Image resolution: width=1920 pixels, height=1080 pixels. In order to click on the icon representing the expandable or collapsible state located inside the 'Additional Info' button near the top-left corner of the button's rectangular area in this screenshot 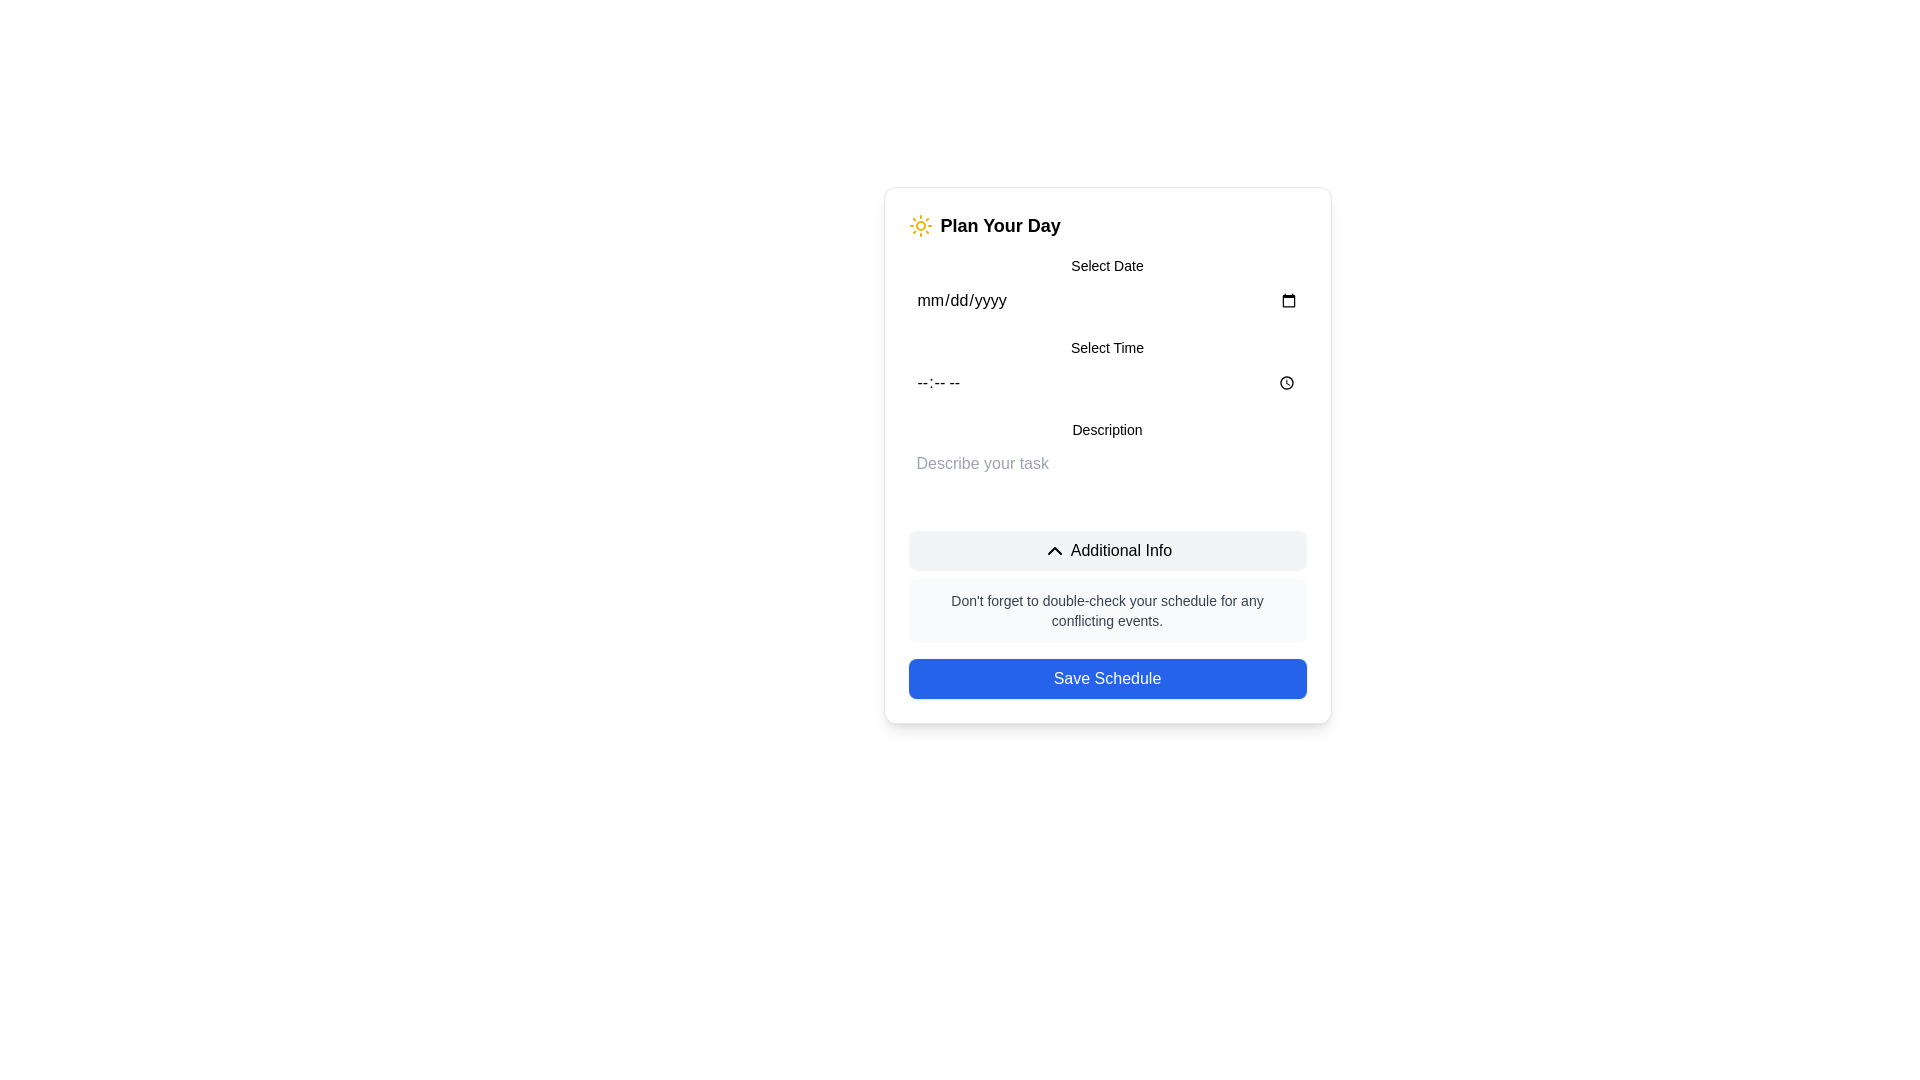, I will do `click(1053, 551)`.